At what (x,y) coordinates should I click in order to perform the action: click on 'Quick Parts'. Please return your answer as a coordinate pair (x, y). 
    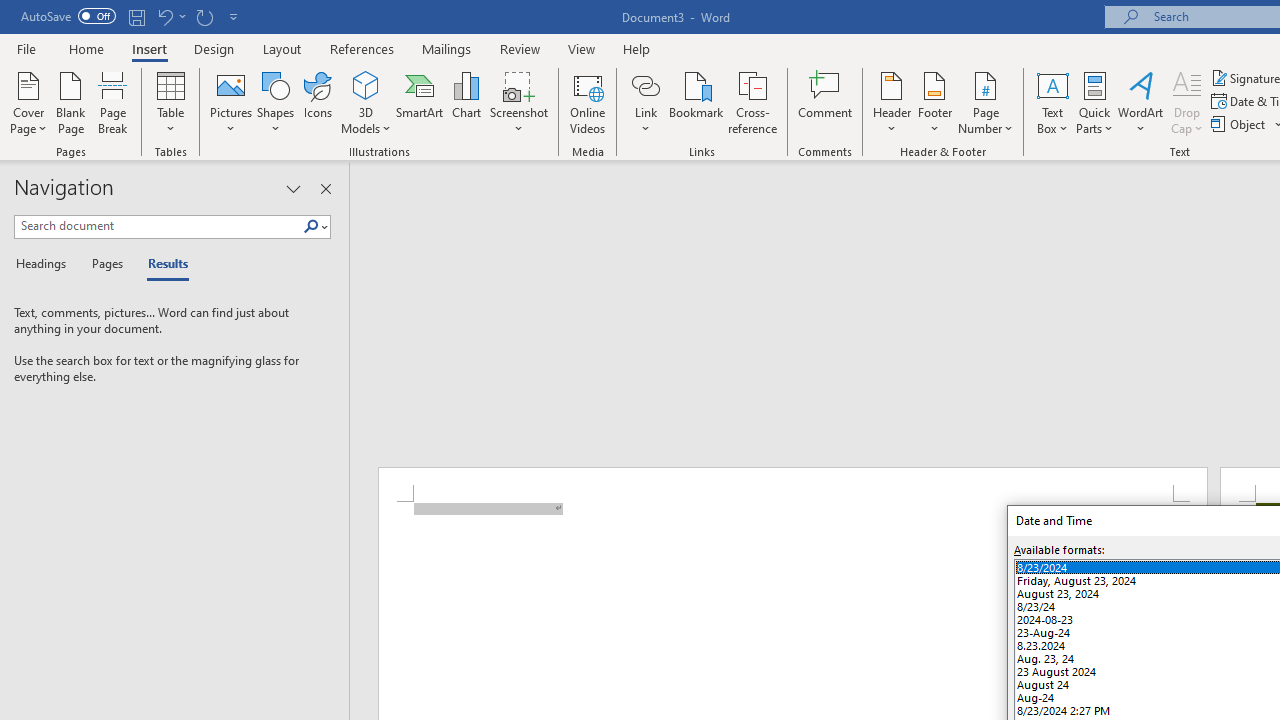
    Looking at the image, I should click on (1094, 103).